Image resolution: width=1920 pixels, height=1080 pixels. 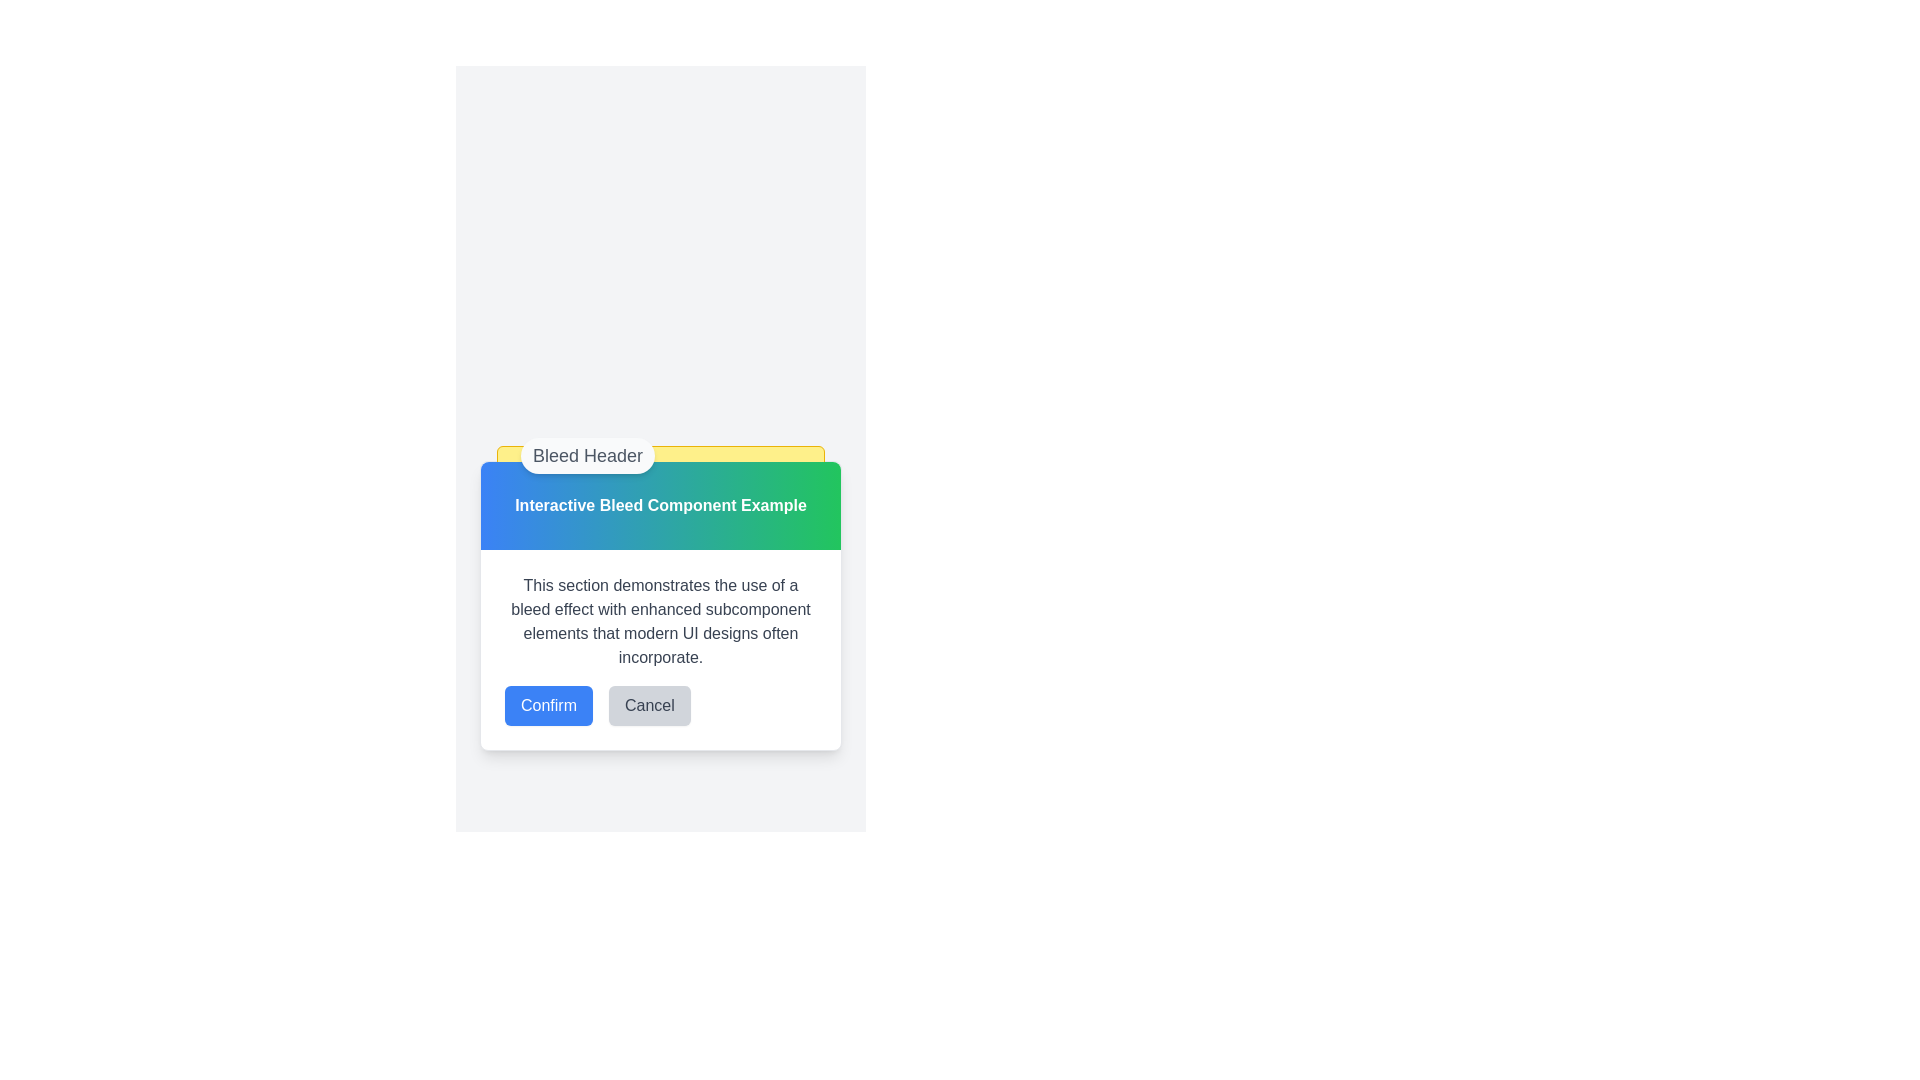 I want to click on the static text element that contains the informational paragraph about bleed effects in modern UI designs, which is styled with gray text and is located above the Confirm and Cancel buttons, so click(x=661, y=620).